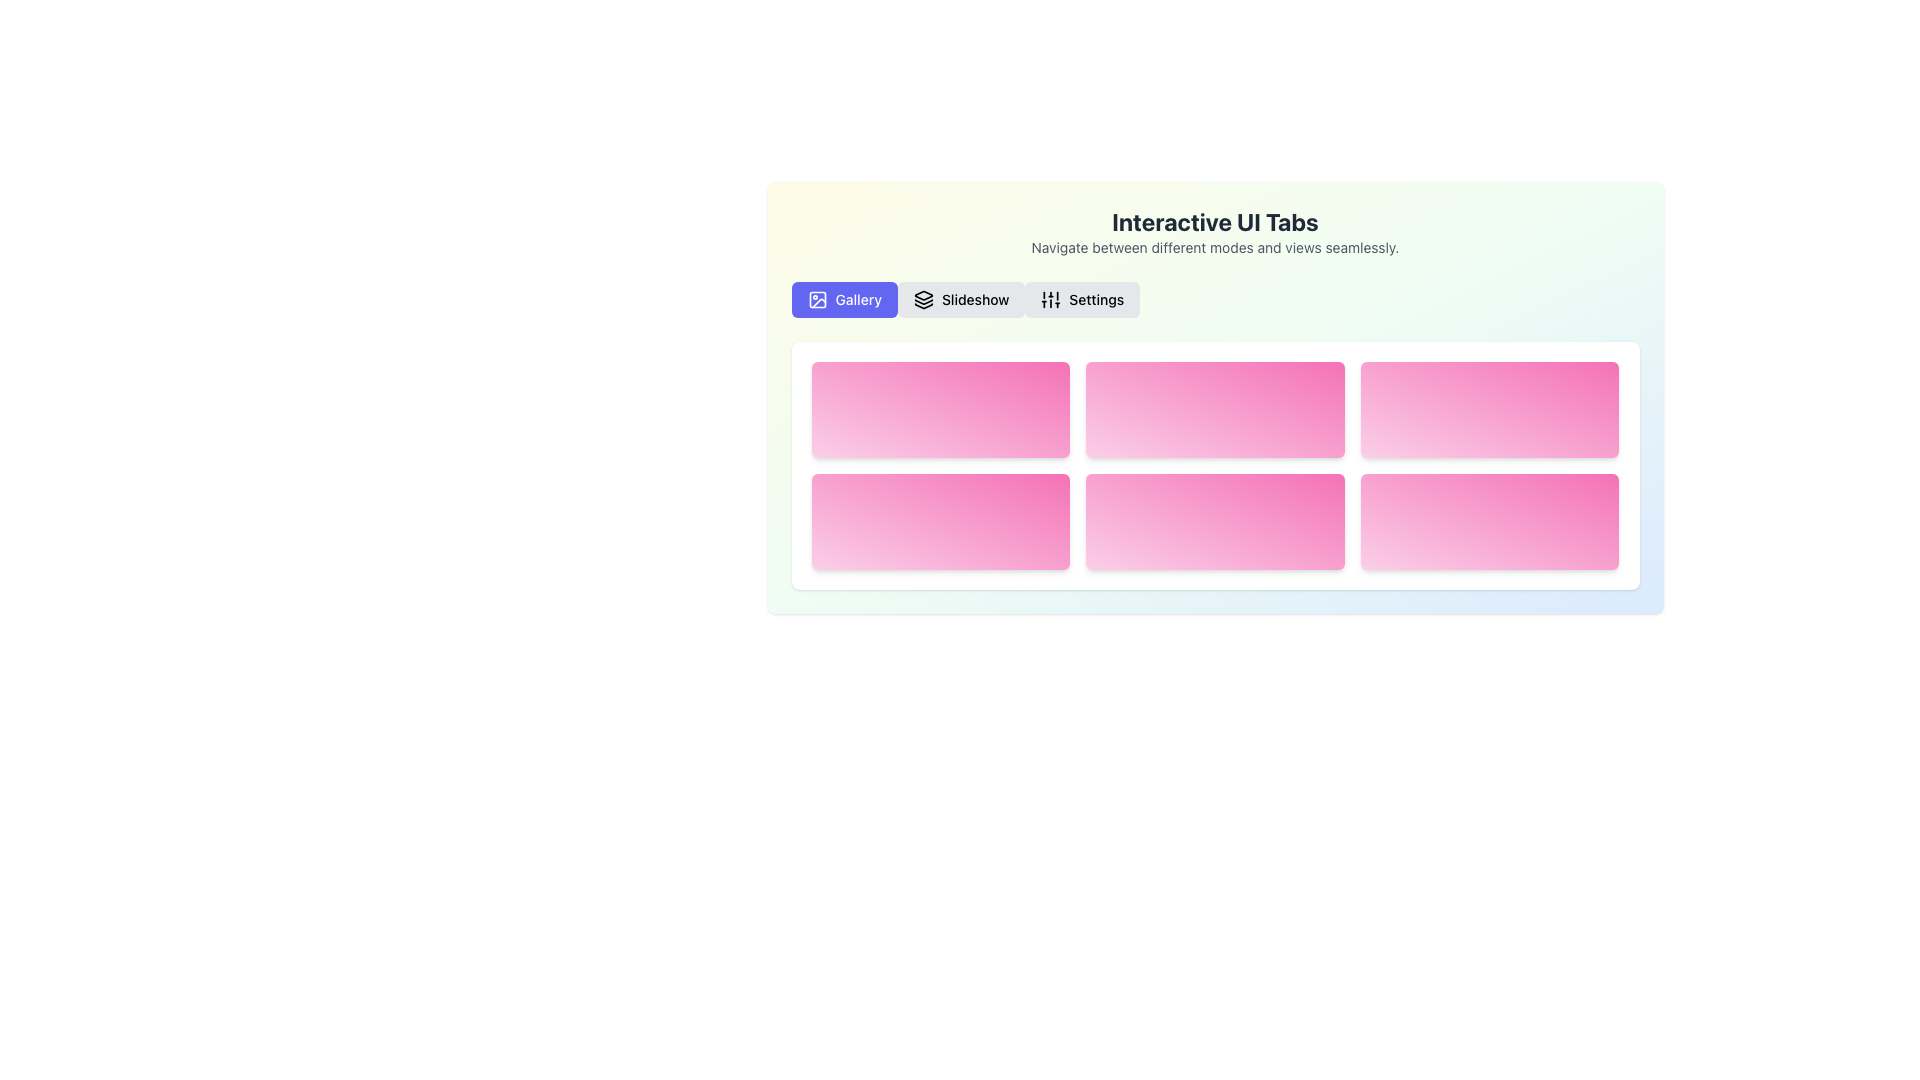 The image size is (1920, 1080). What do you see at coordinates (1214, 246) in the screenshot?
I see `the static text label that reads 'Navigate between different modes and views seamlessly.', which is positioned beneath the title 'Interactive UI Tabs'` at bounding box center [1214, 246].